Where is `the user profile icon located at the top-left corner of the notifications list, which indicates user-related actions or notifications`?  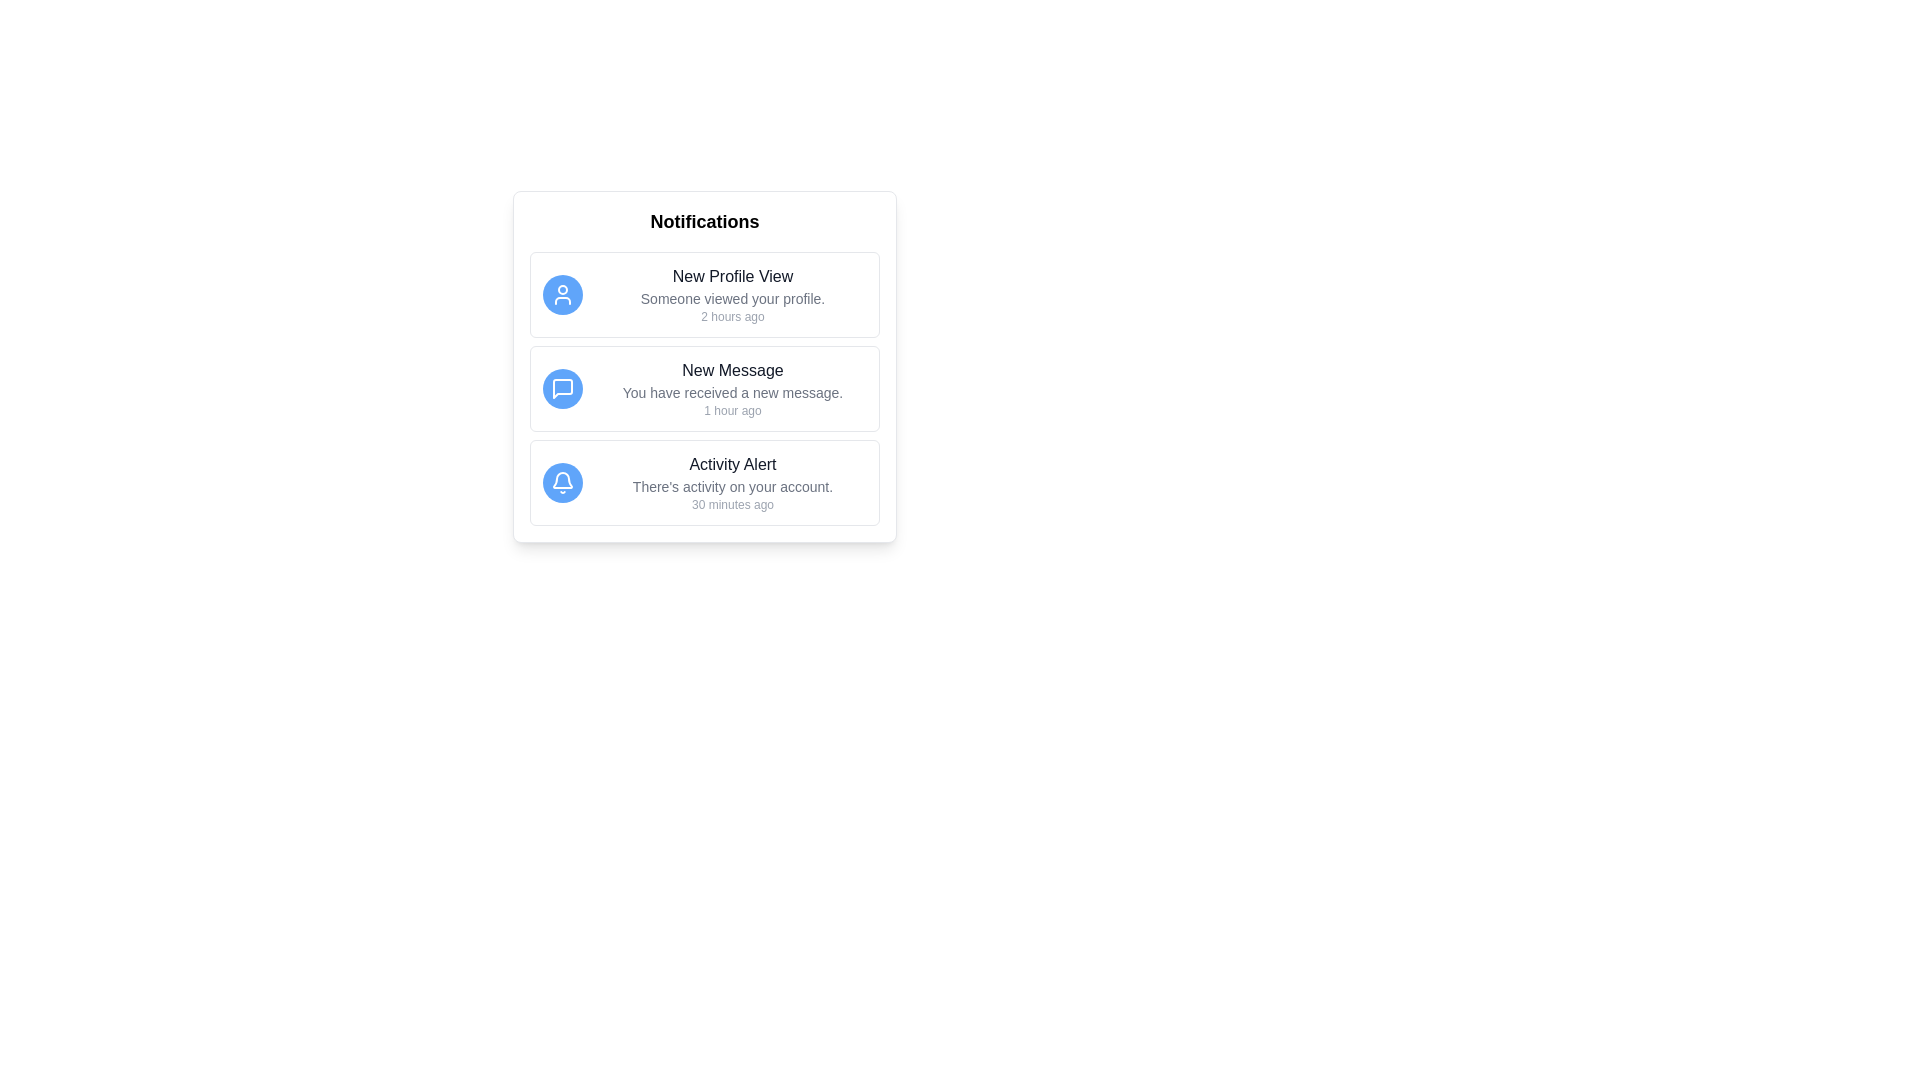 the user profile icon located at the top-left corner of the notifications list, which indicates user-related actions or notifications is located at coordinates (561, 294).